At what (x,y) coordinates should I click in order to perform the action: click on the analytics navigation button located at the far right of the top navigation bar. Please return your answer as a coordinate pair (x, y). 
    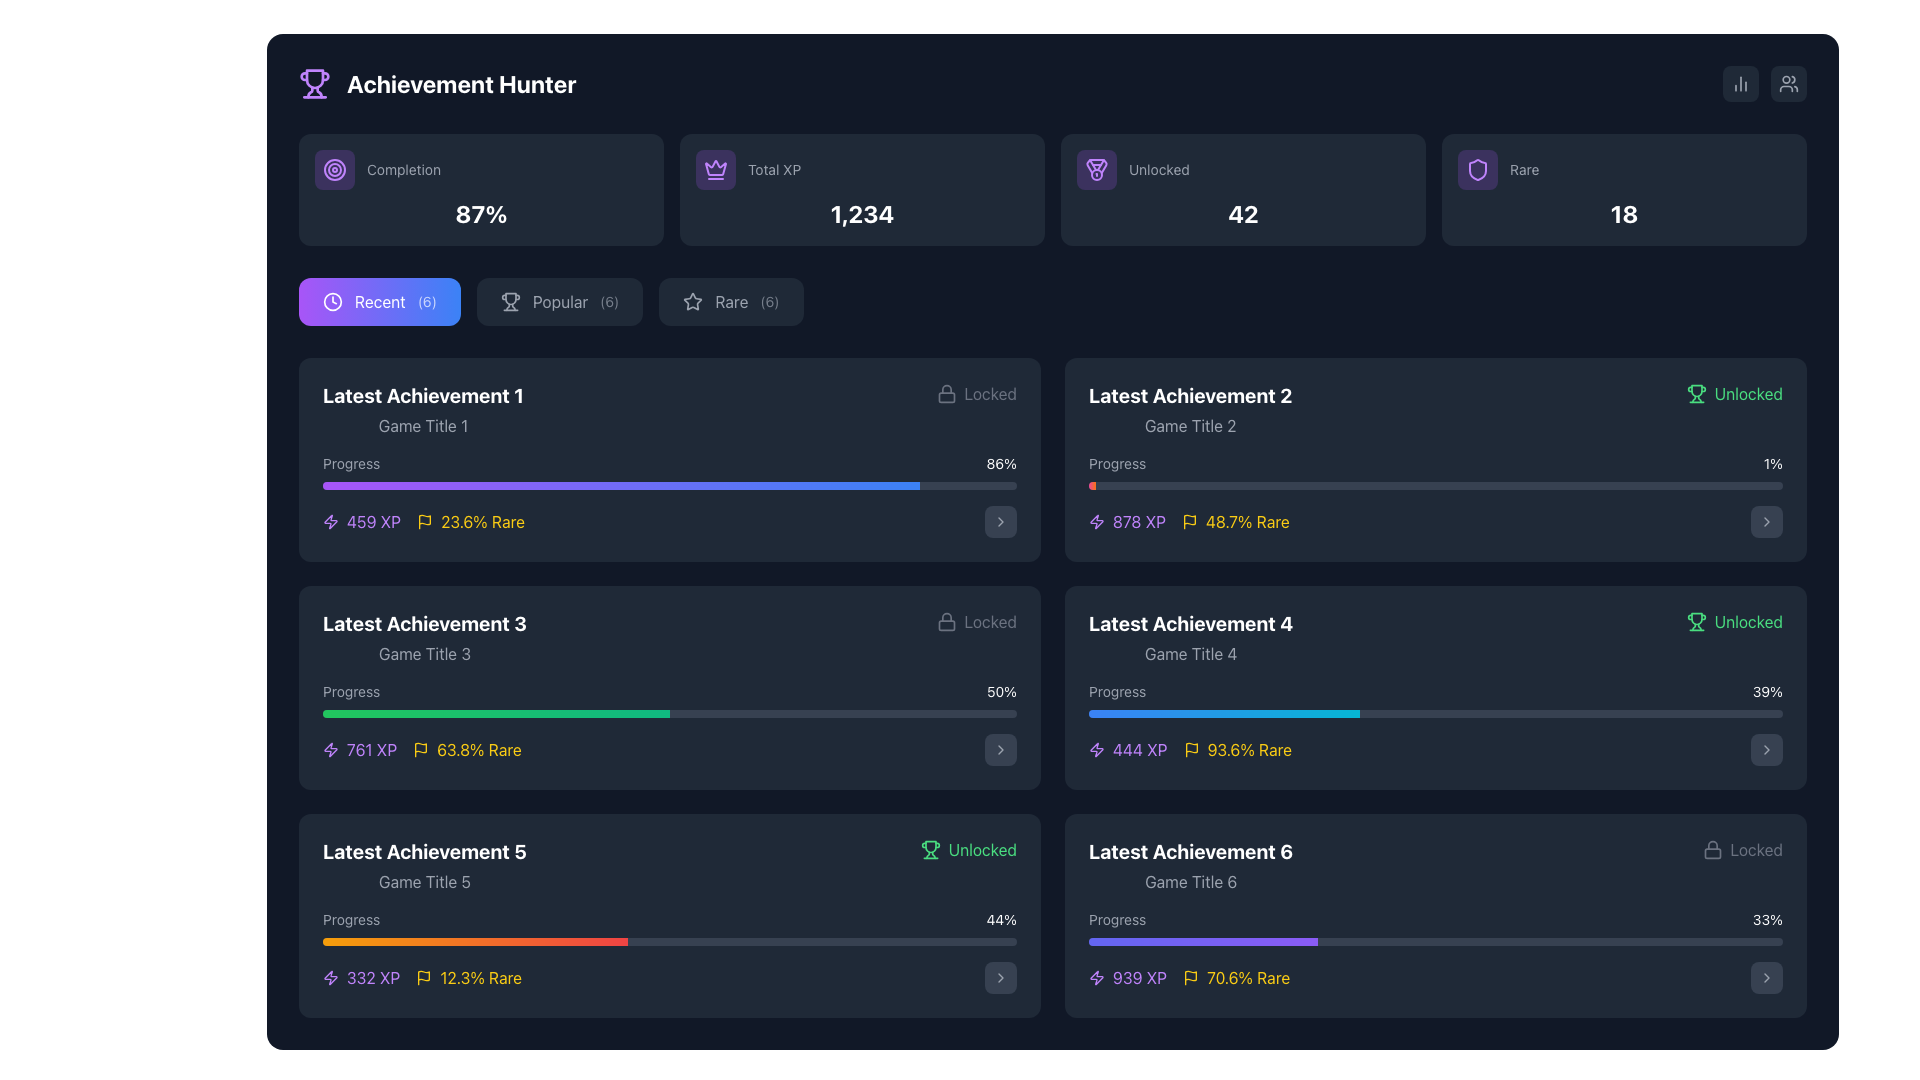
    Looking at the image, I should click on (1740, 83).